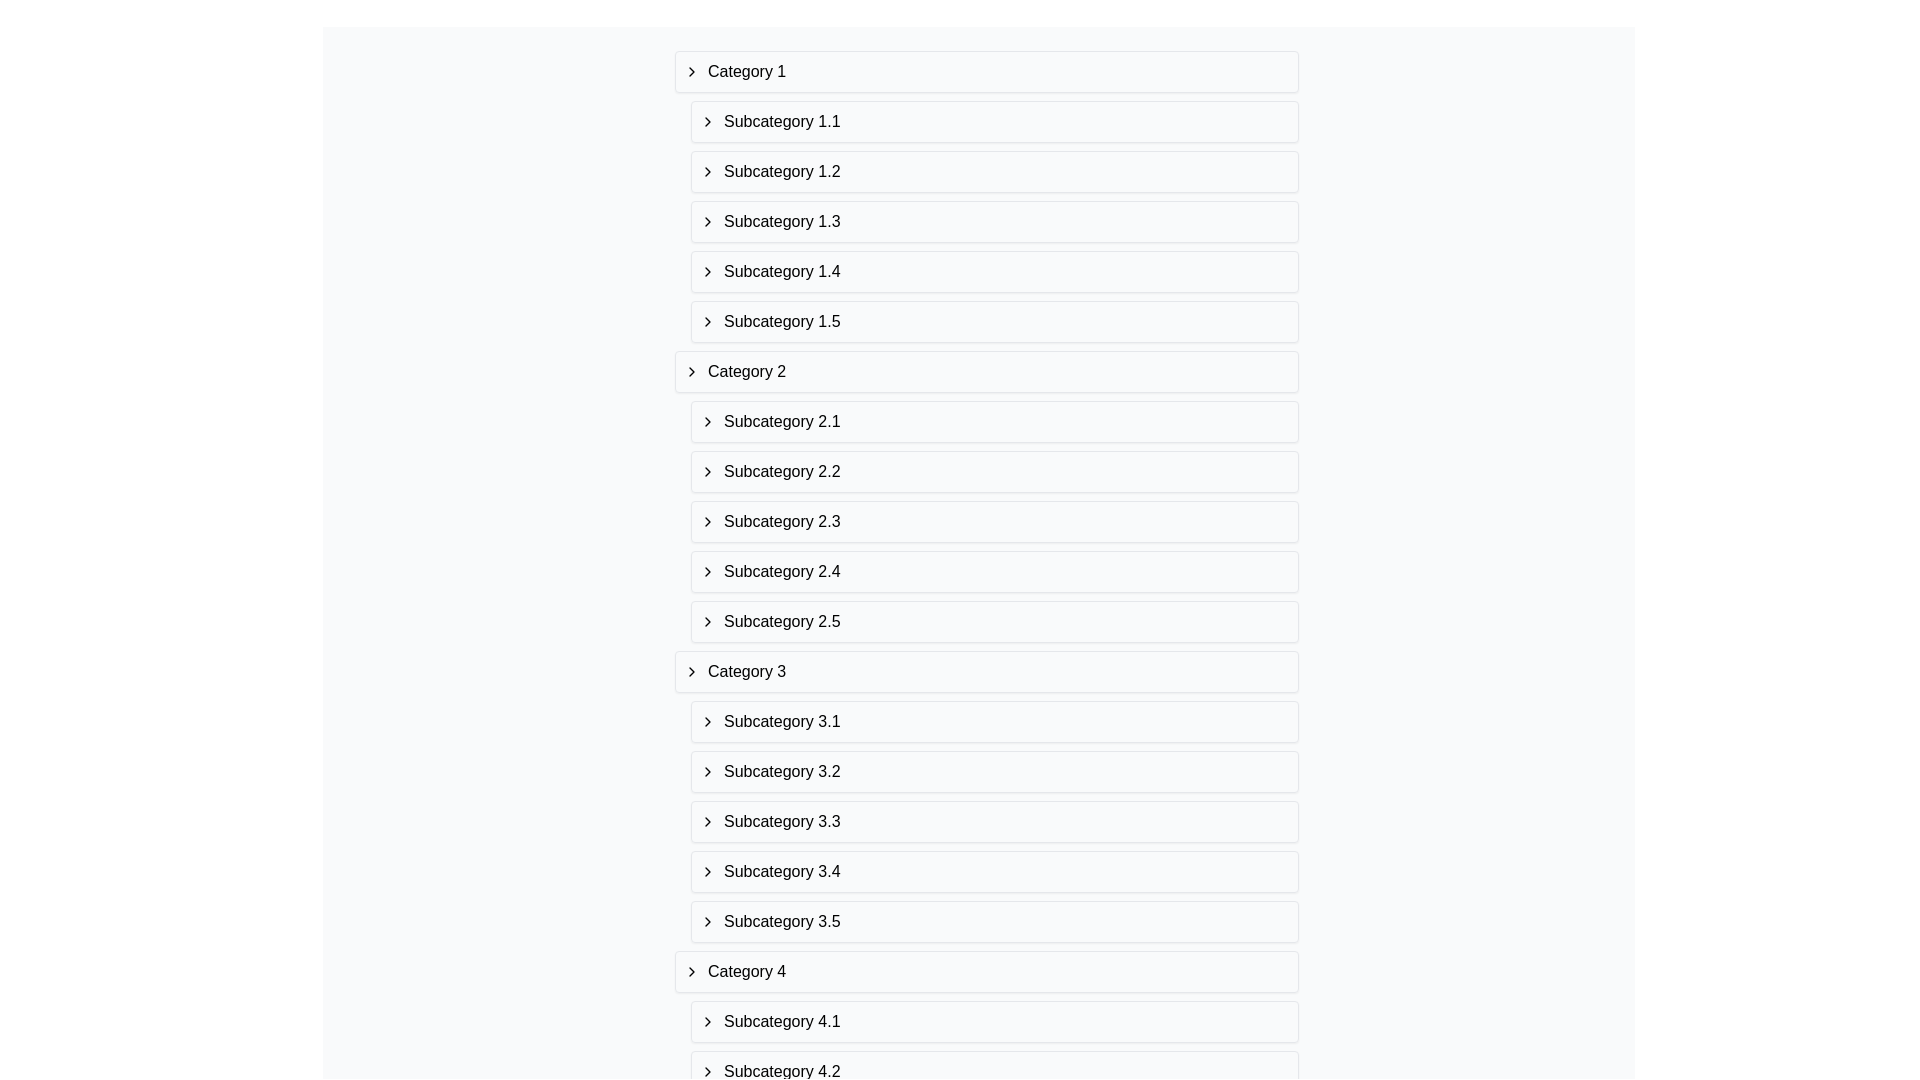  Describe the element at coordinates (994, 870) in the screenshot. I see `the fourth subcategory item labeled 'Subcategory 3.4' within 'Category 3'` at that location.